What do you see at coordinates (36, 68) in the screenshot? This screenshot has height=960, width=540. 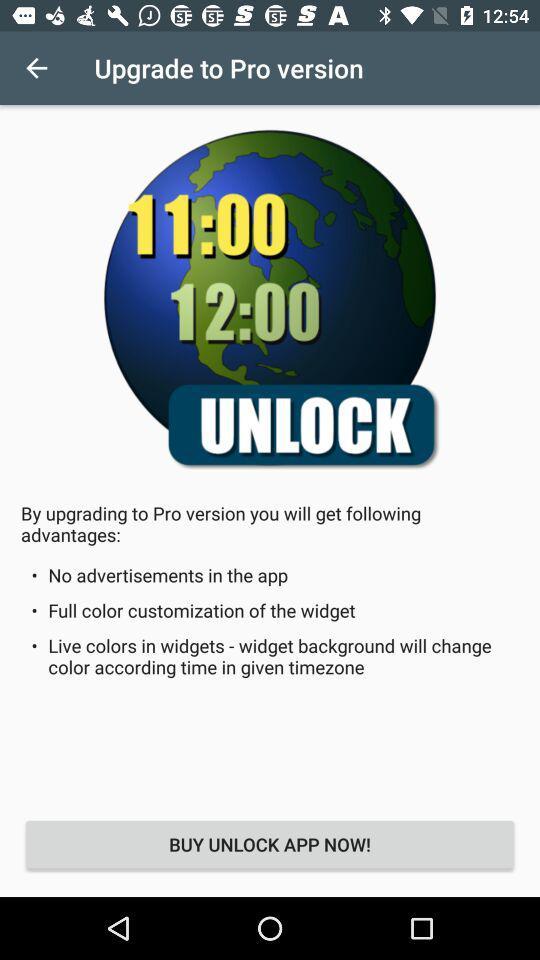 I see `icon to the left of the upgrade to pro icon` at bounding box center [36, 68].